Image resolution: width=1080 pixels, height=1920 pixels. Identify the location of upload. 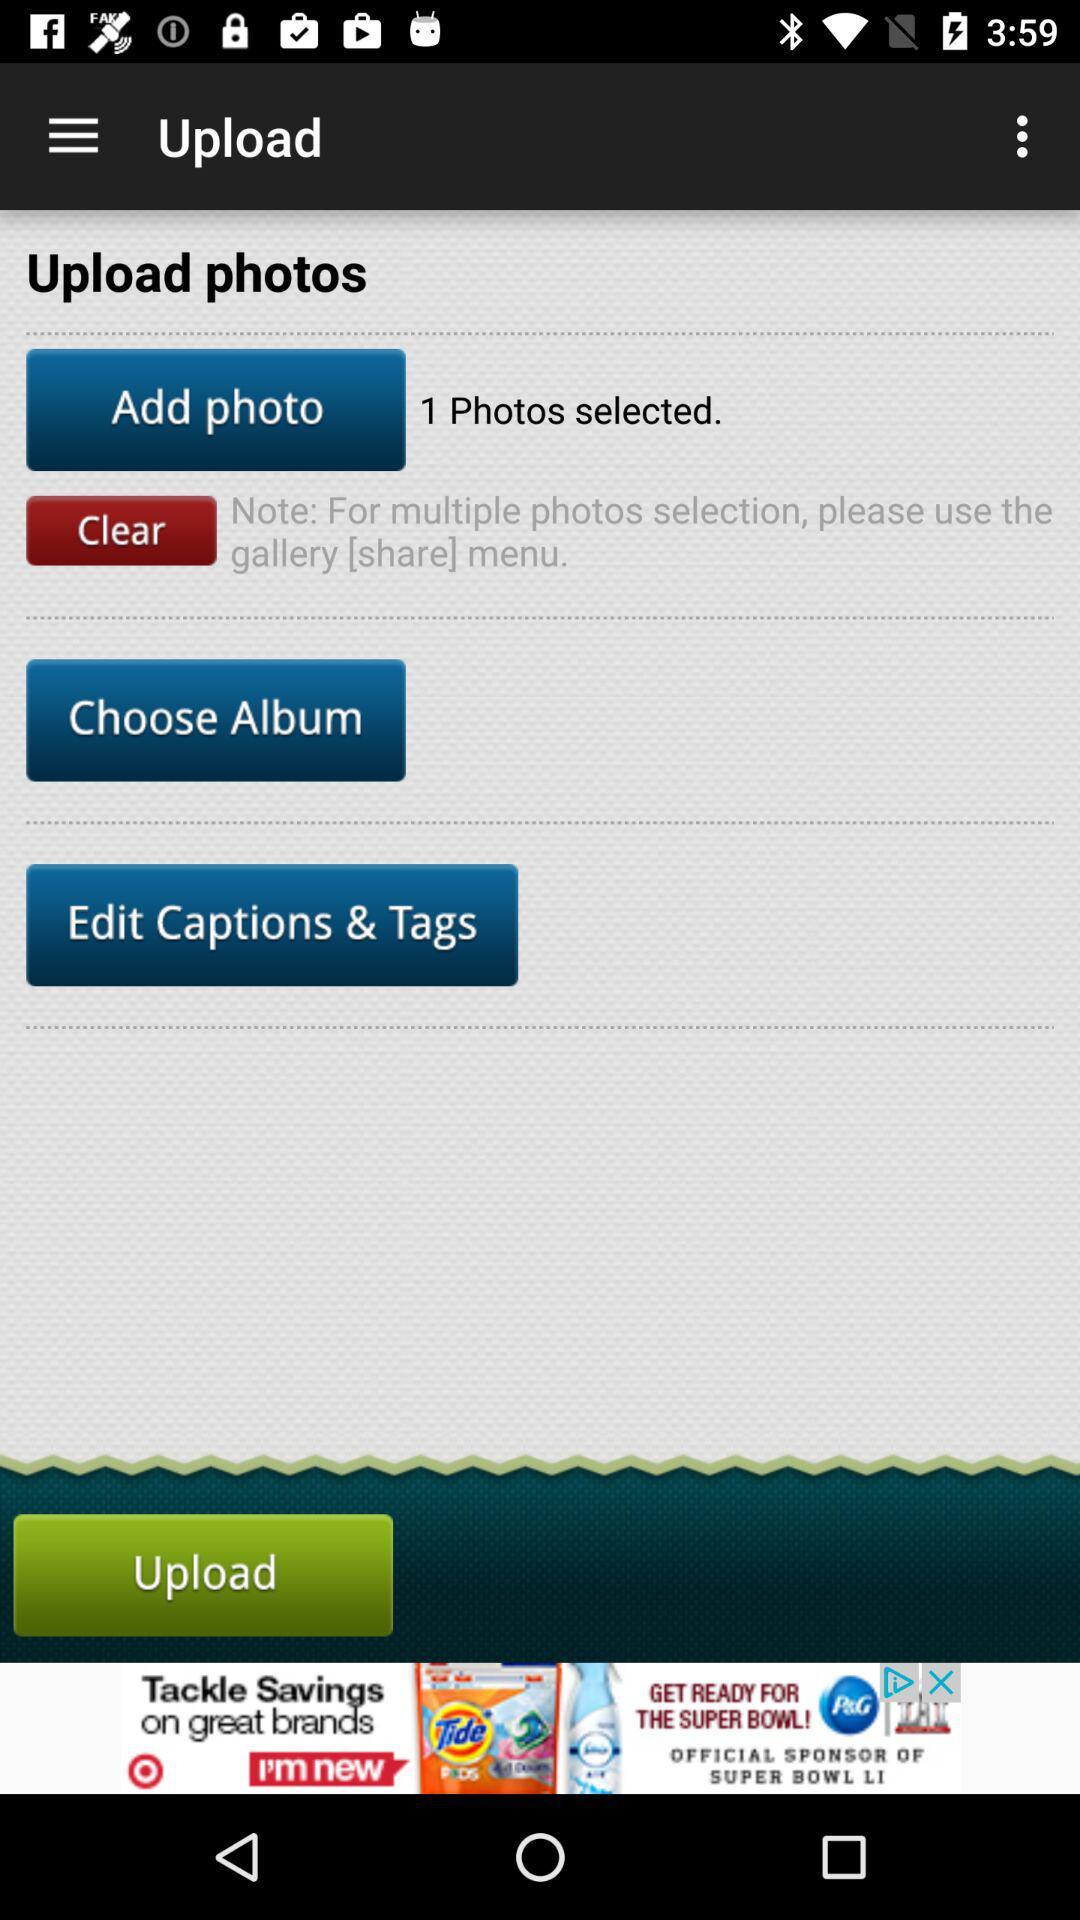
(203, 1574).